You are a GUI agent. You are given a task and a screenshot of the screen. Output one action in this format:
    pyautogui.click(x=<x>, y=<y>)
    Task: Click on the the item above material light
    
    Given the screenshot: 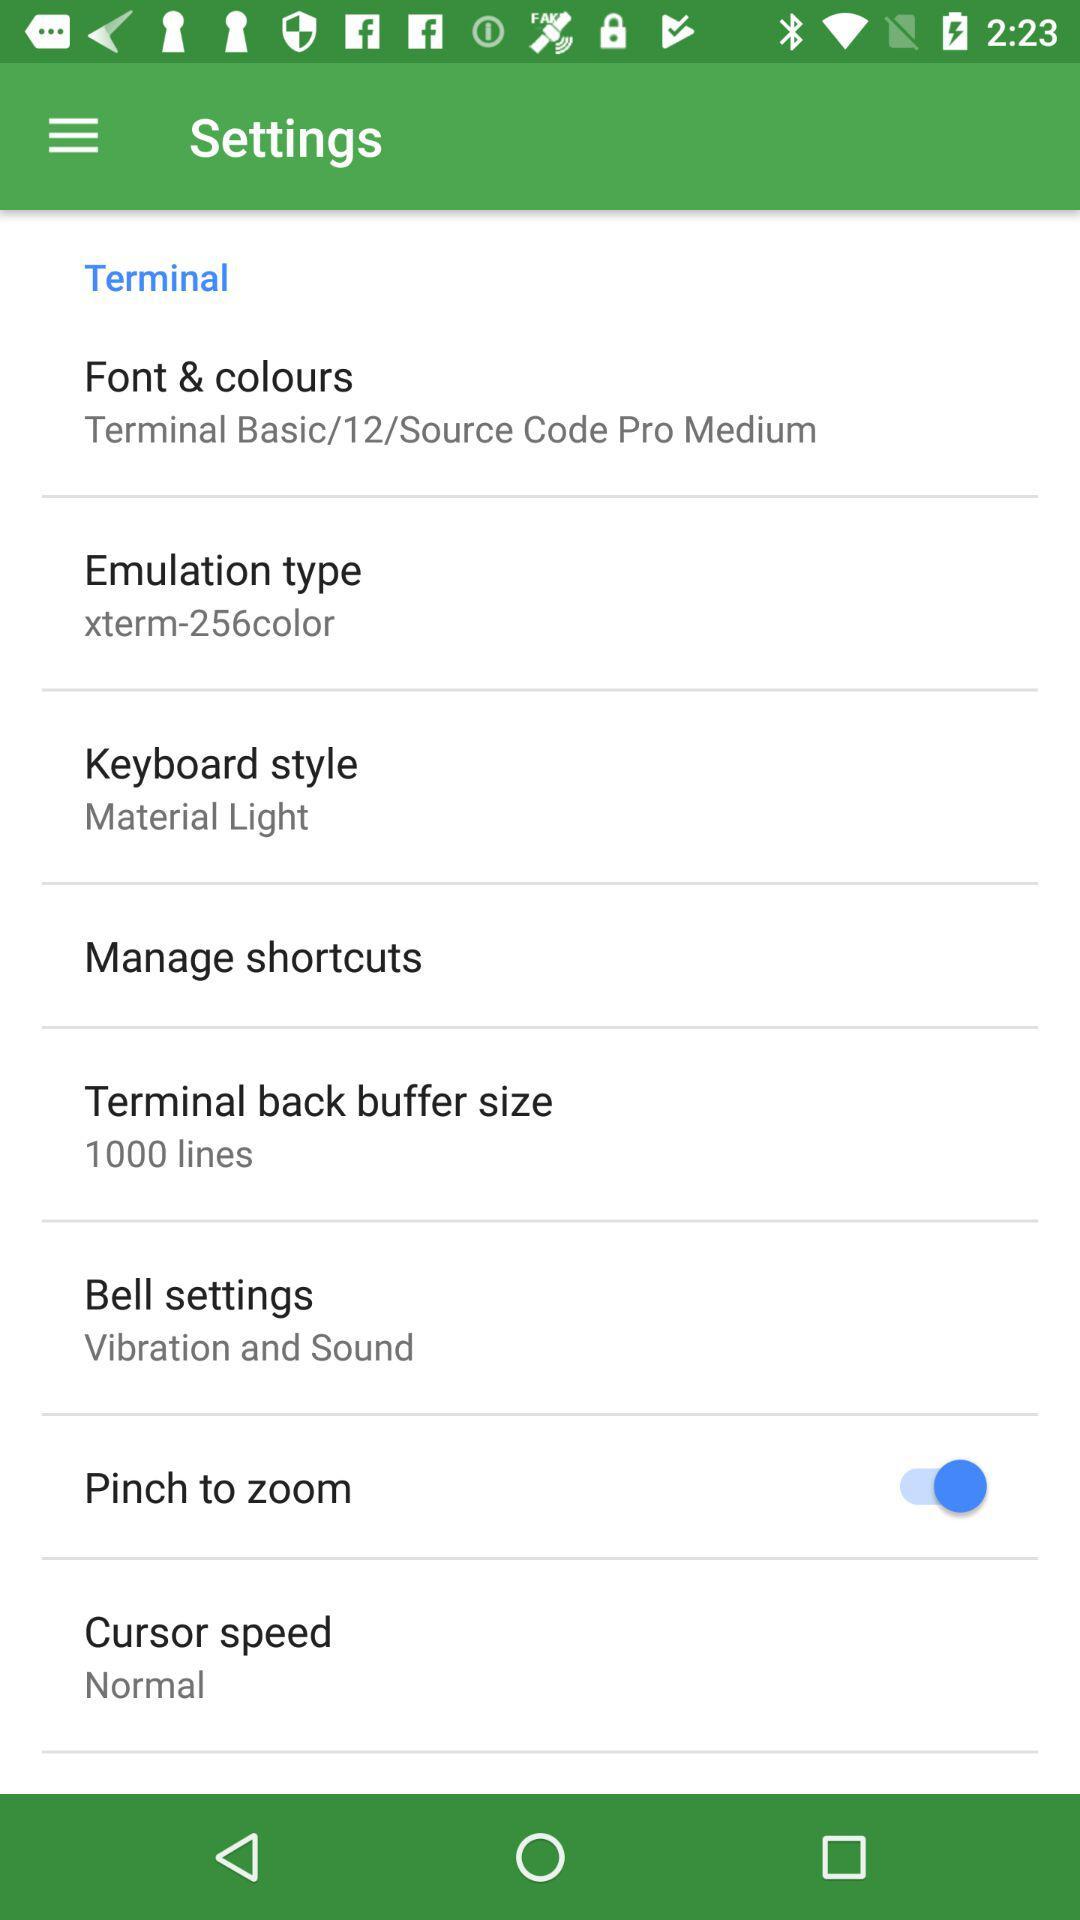 What is the action you would take?
    pyautogui.click(x=221, y=761)
    